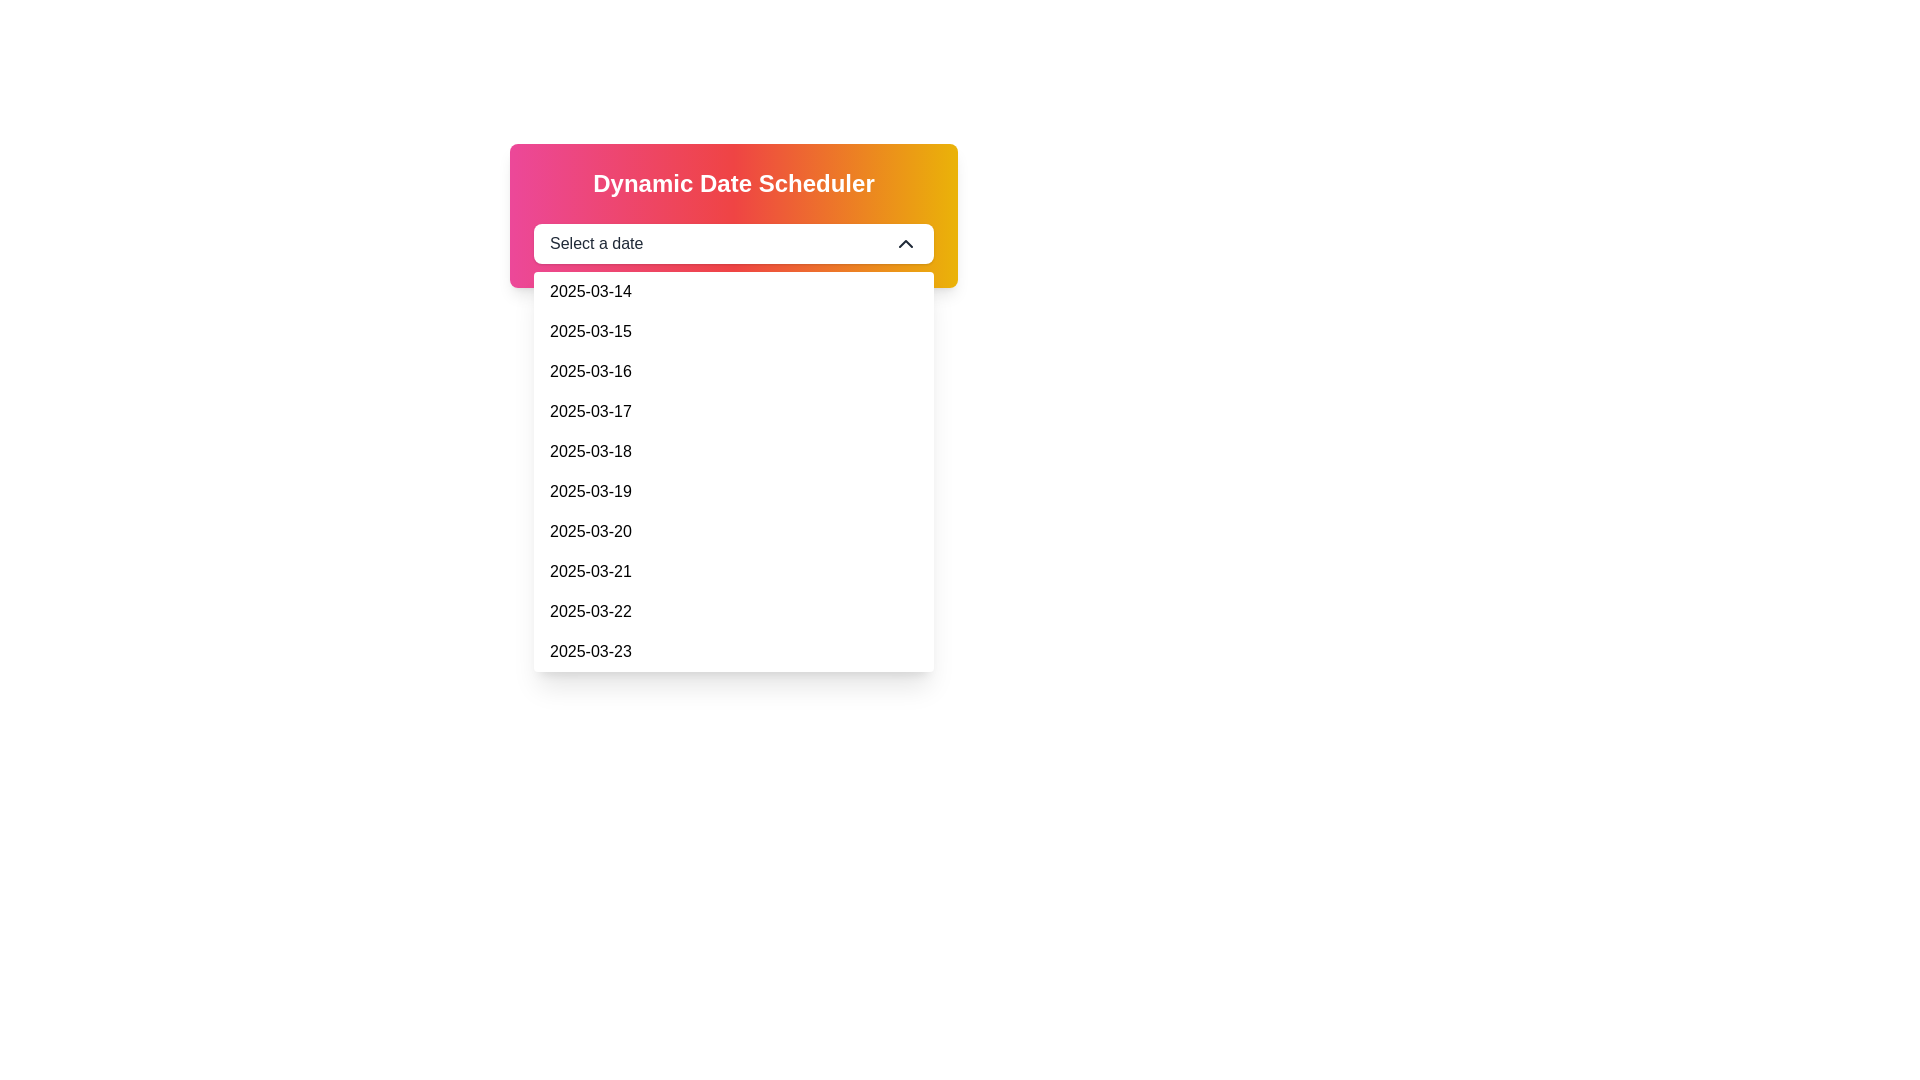 This screenshot has height=1080, width=1920. I want to click on the text item displaying the date '2025-03-21' in the dropdown list, so click(589, 571).